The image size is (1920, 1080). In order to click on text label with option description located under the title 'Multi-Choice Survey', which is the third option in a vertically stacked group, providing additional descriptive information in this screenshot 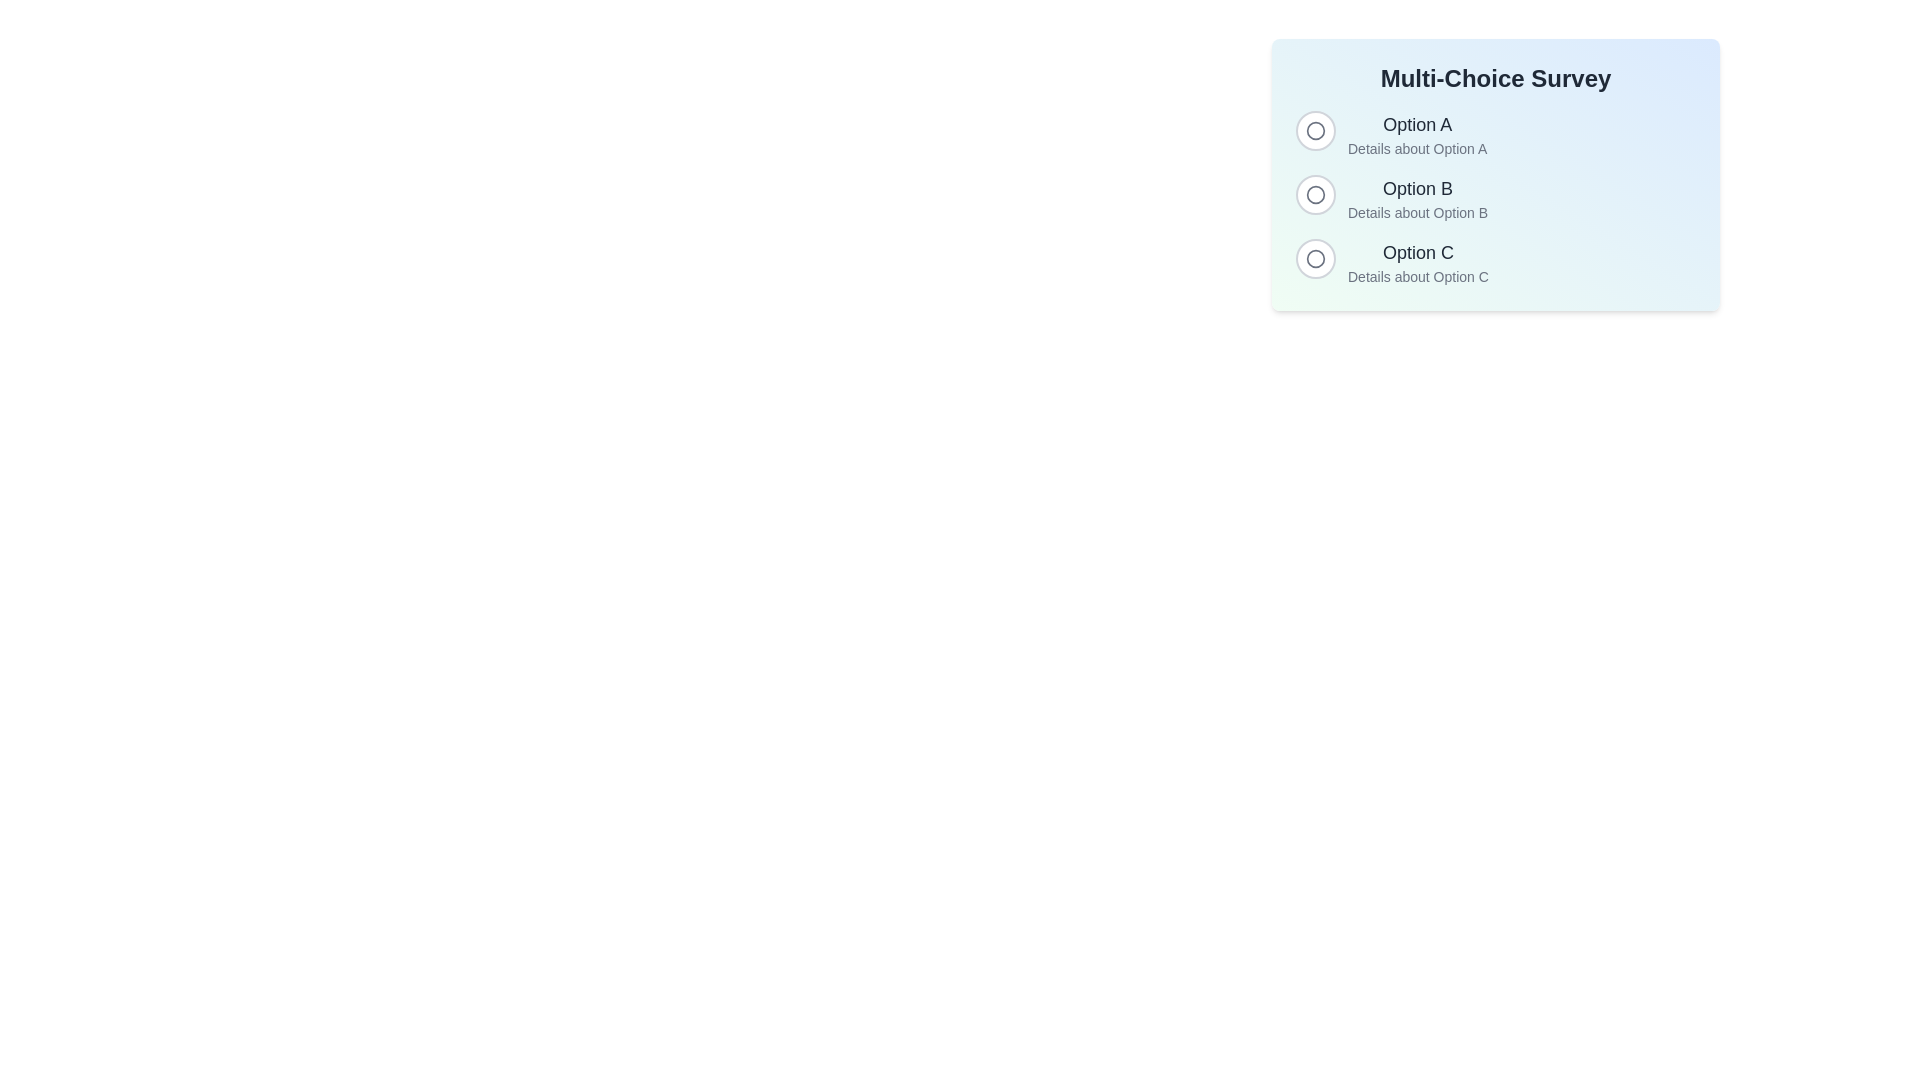, I will do `click(1417, 261)`.